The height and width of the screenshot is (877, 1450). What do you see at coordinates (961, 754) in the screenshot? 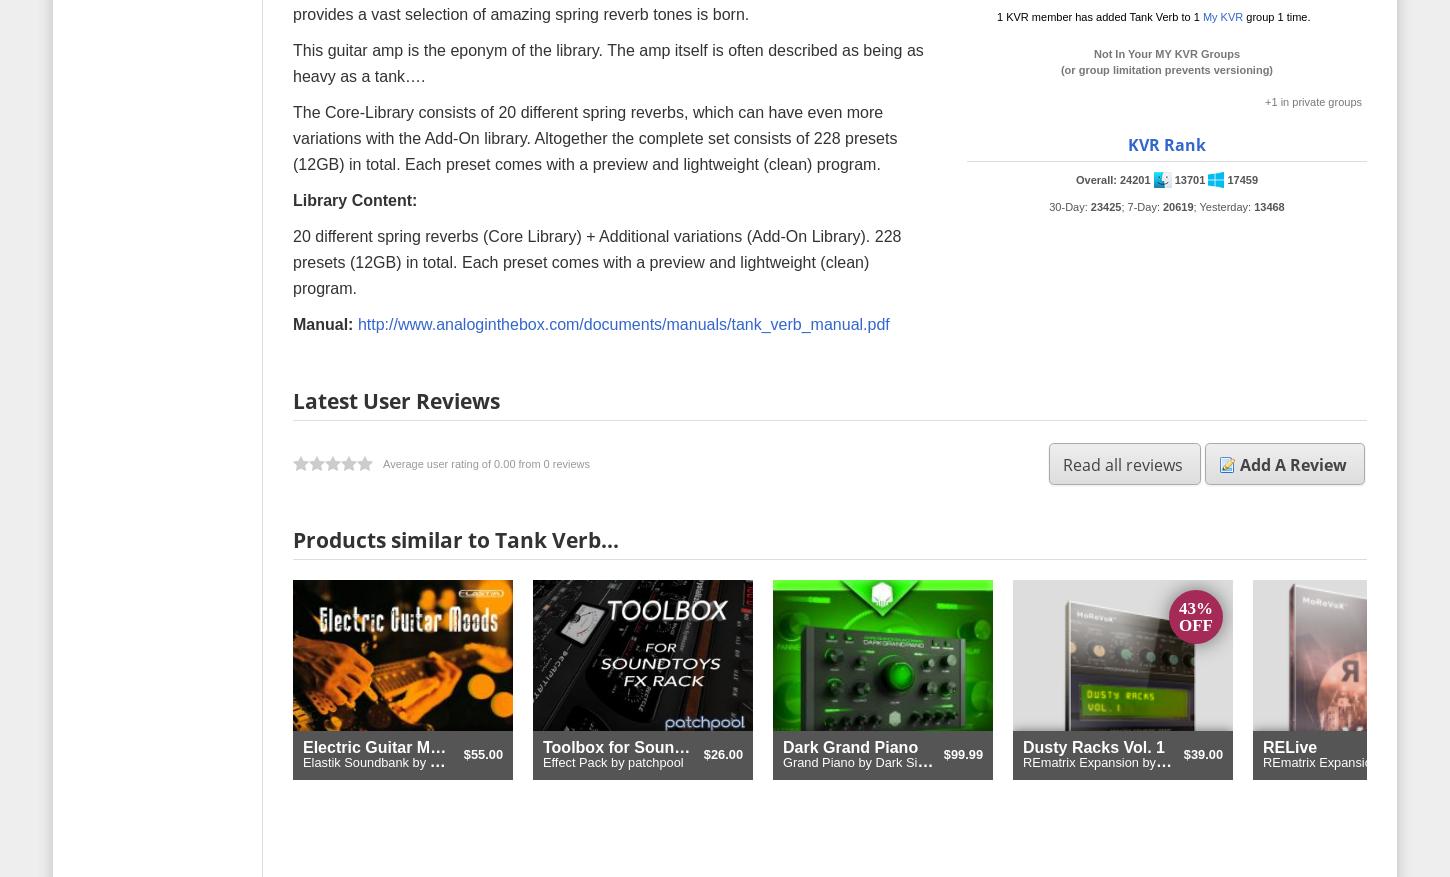
I see `'$99.99'` at bounding box center [961, 754].